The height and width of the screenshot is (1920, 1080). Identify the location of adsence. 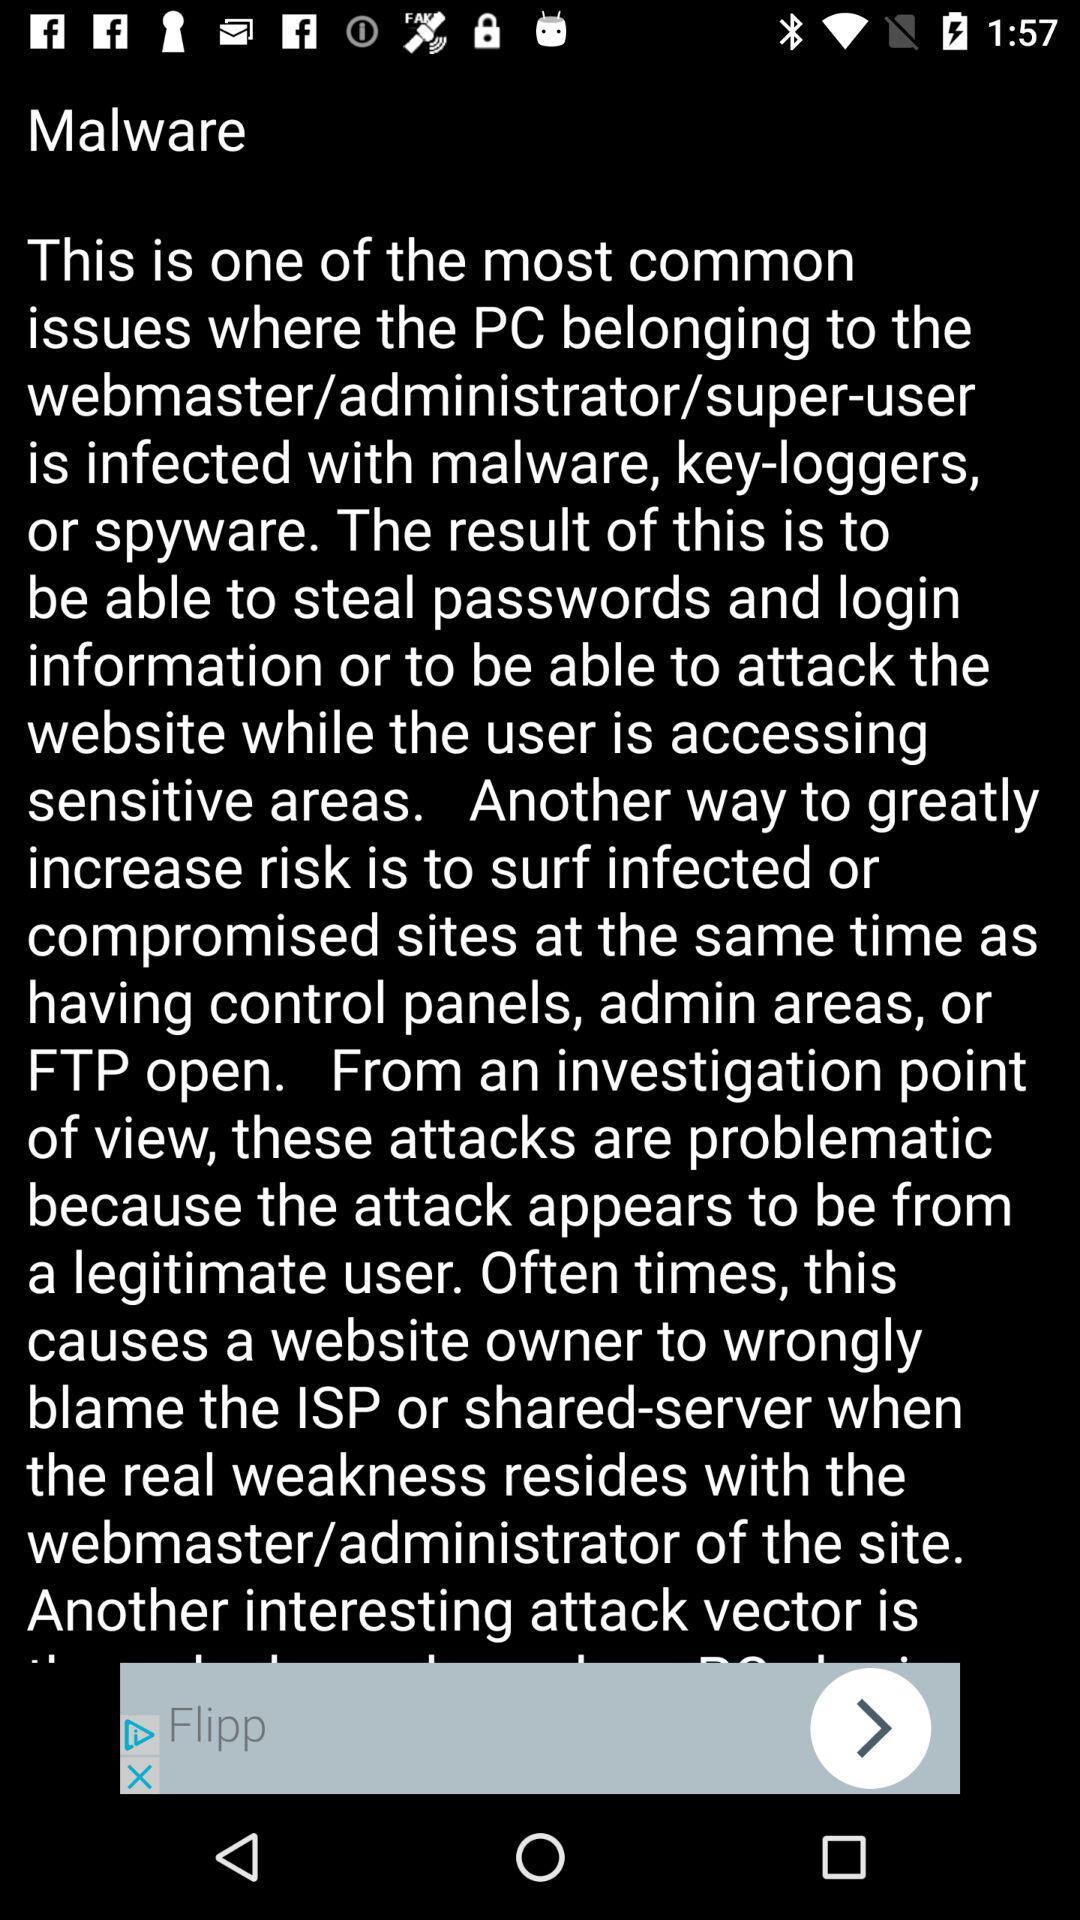
(540, 1727).